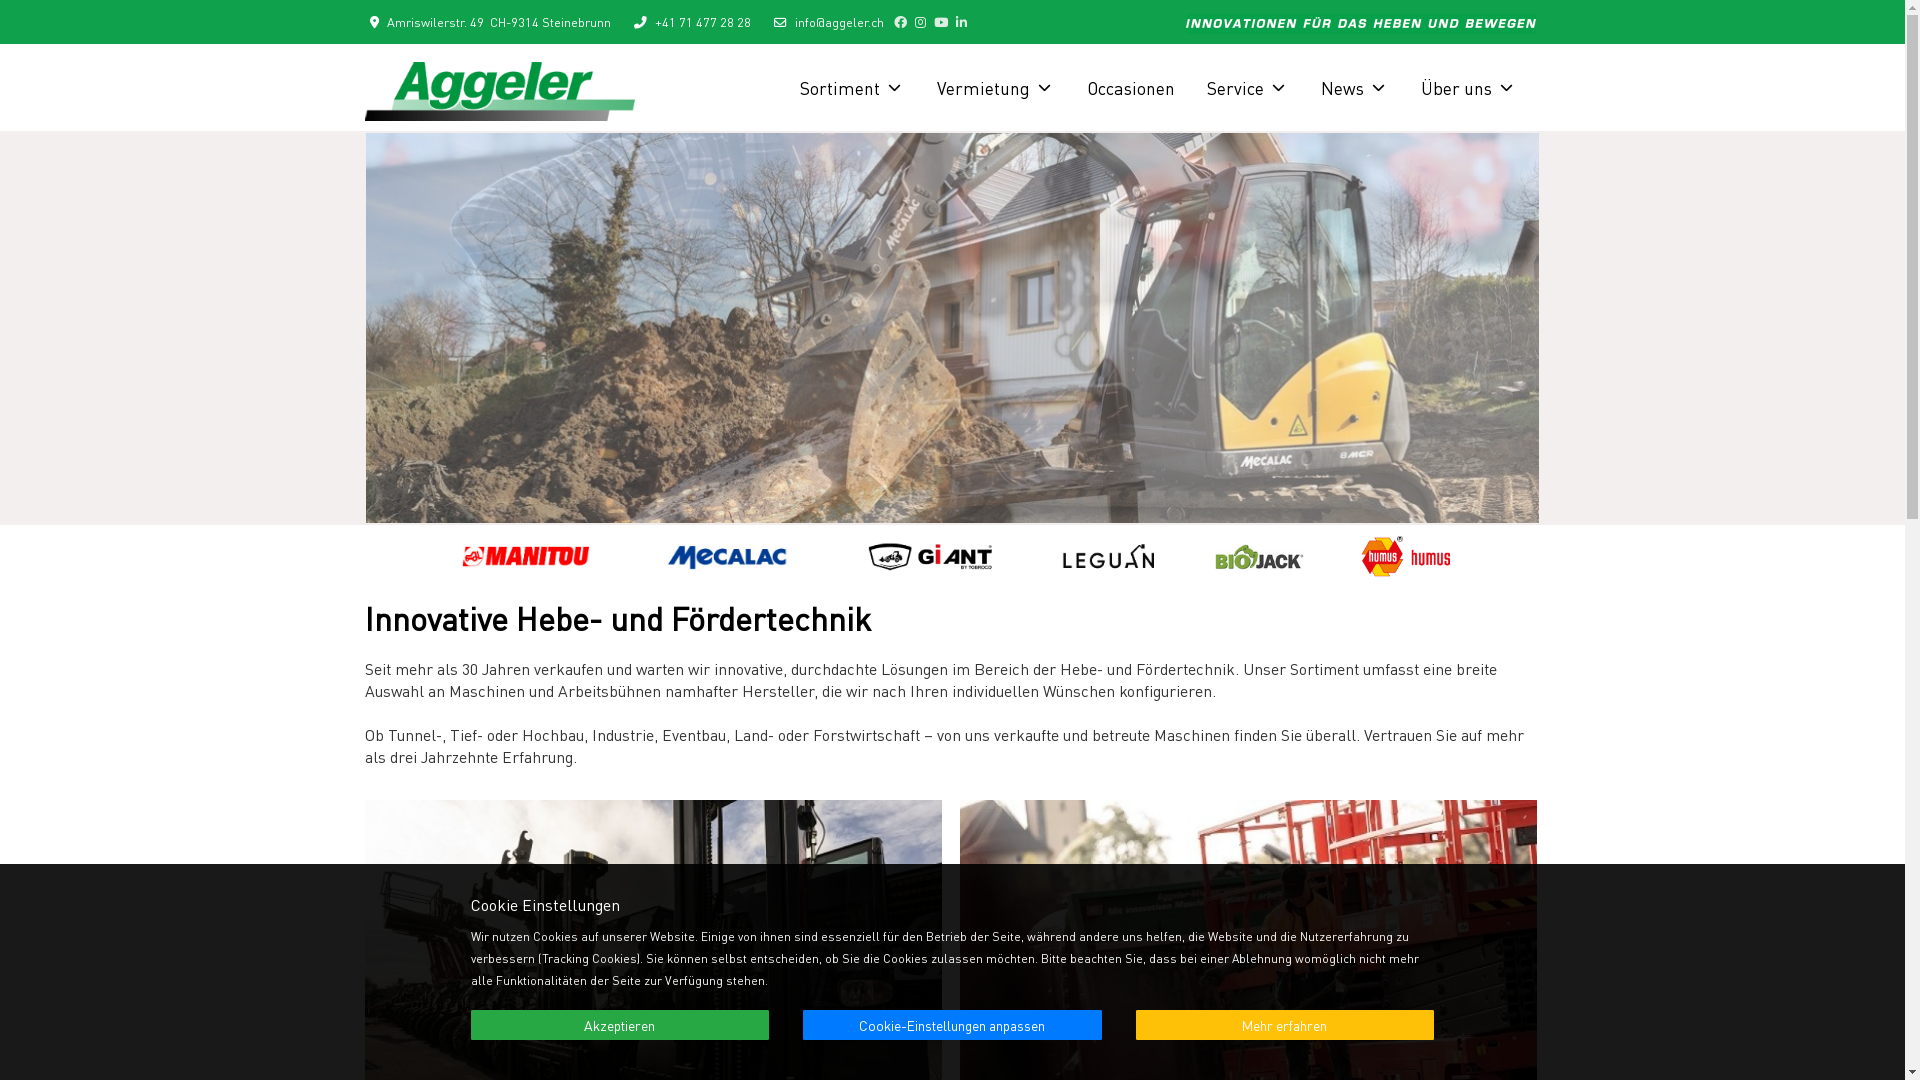 This screenshot has height=1080, width=1920. I want to click on 'Vermietung', so click(919, 87).